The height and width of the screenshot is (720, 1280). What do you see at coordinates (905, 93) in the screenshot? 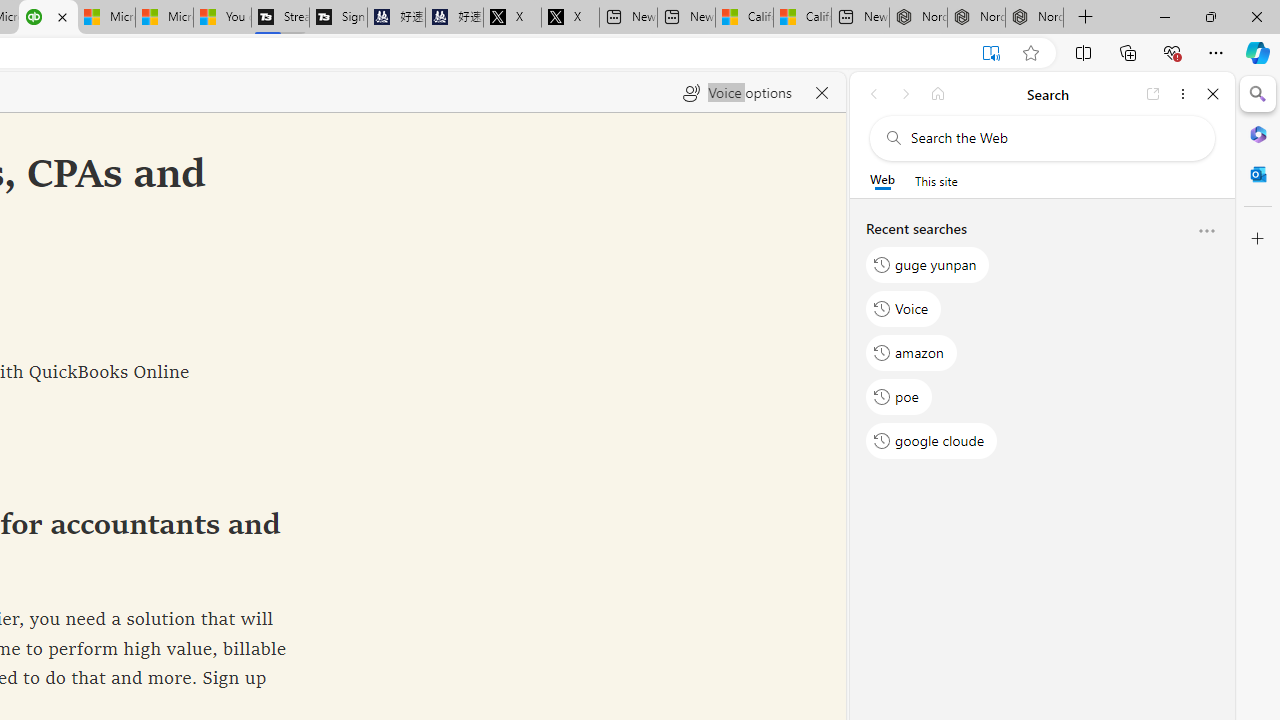
I see `'Forward'` at bounding box center [905, 93].